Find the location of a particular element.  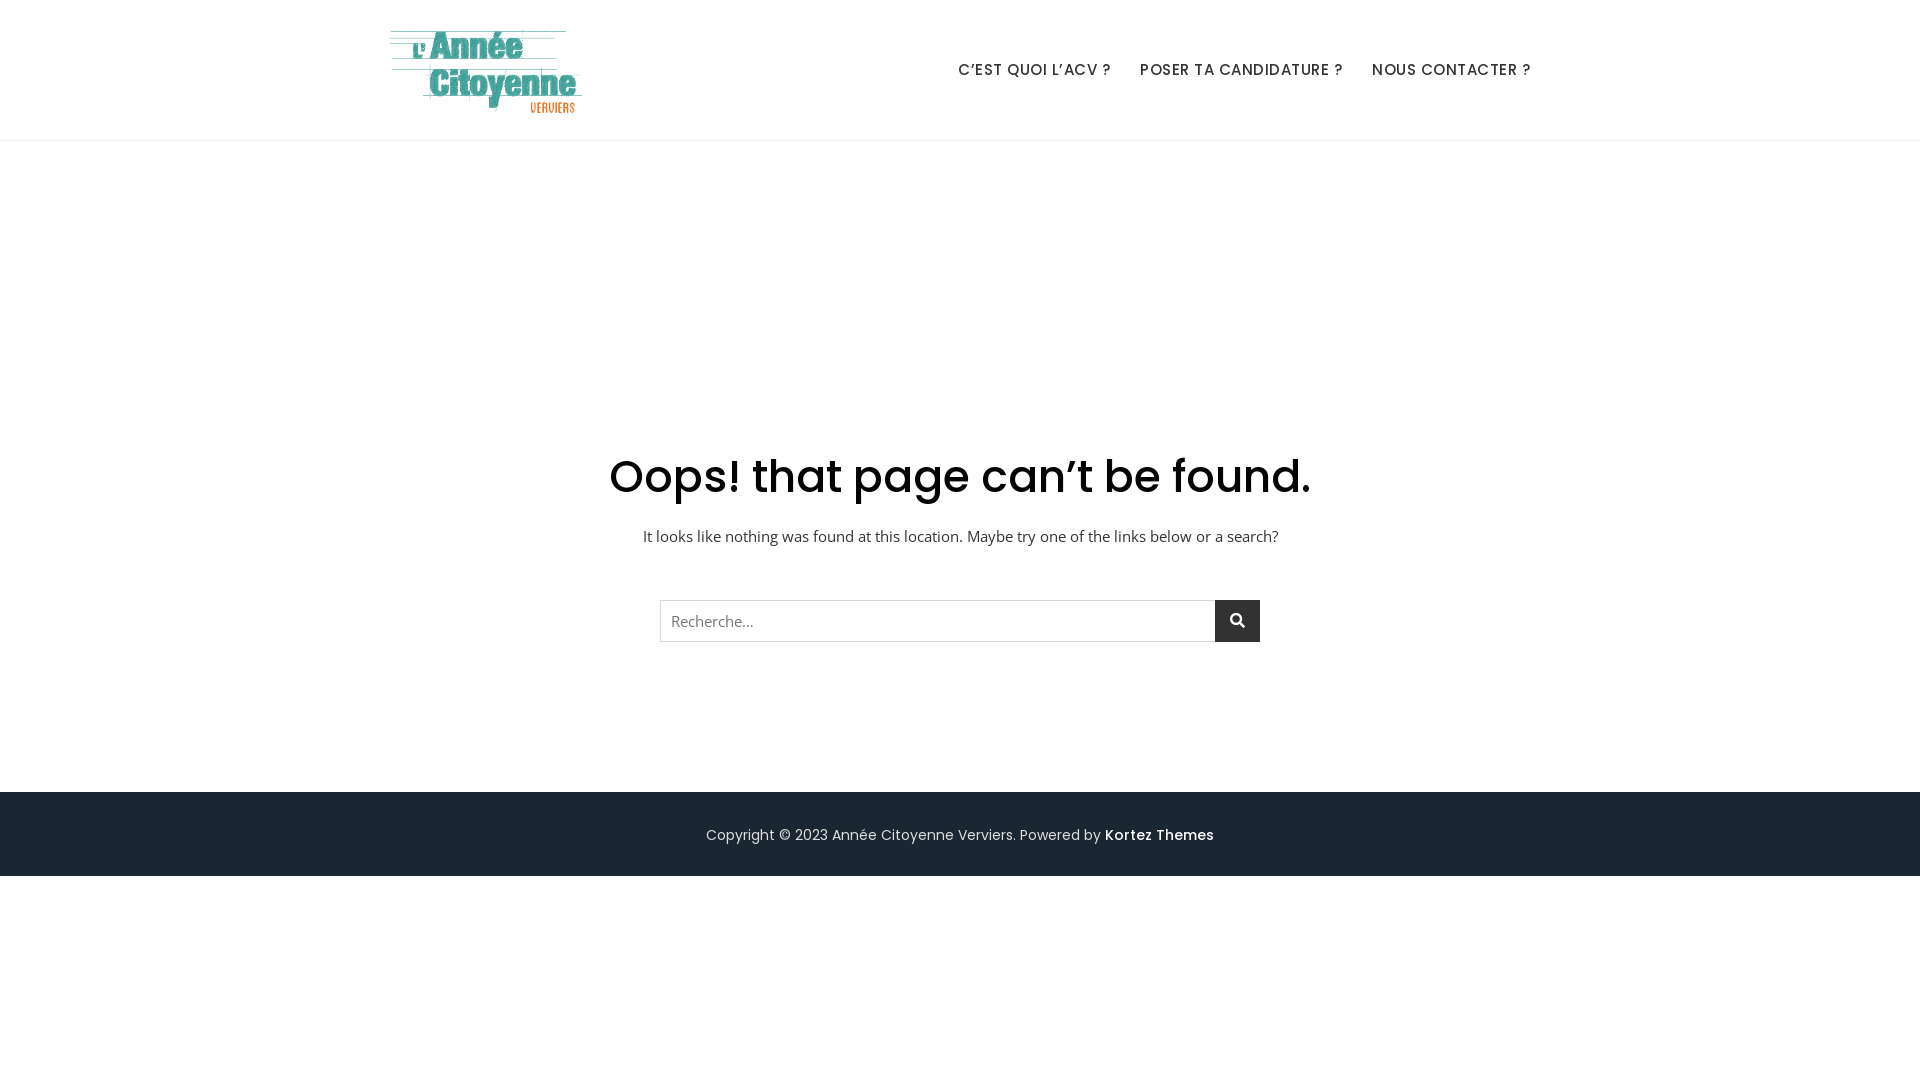

'Kortez Themes' is located at coordinates (1159, 834).